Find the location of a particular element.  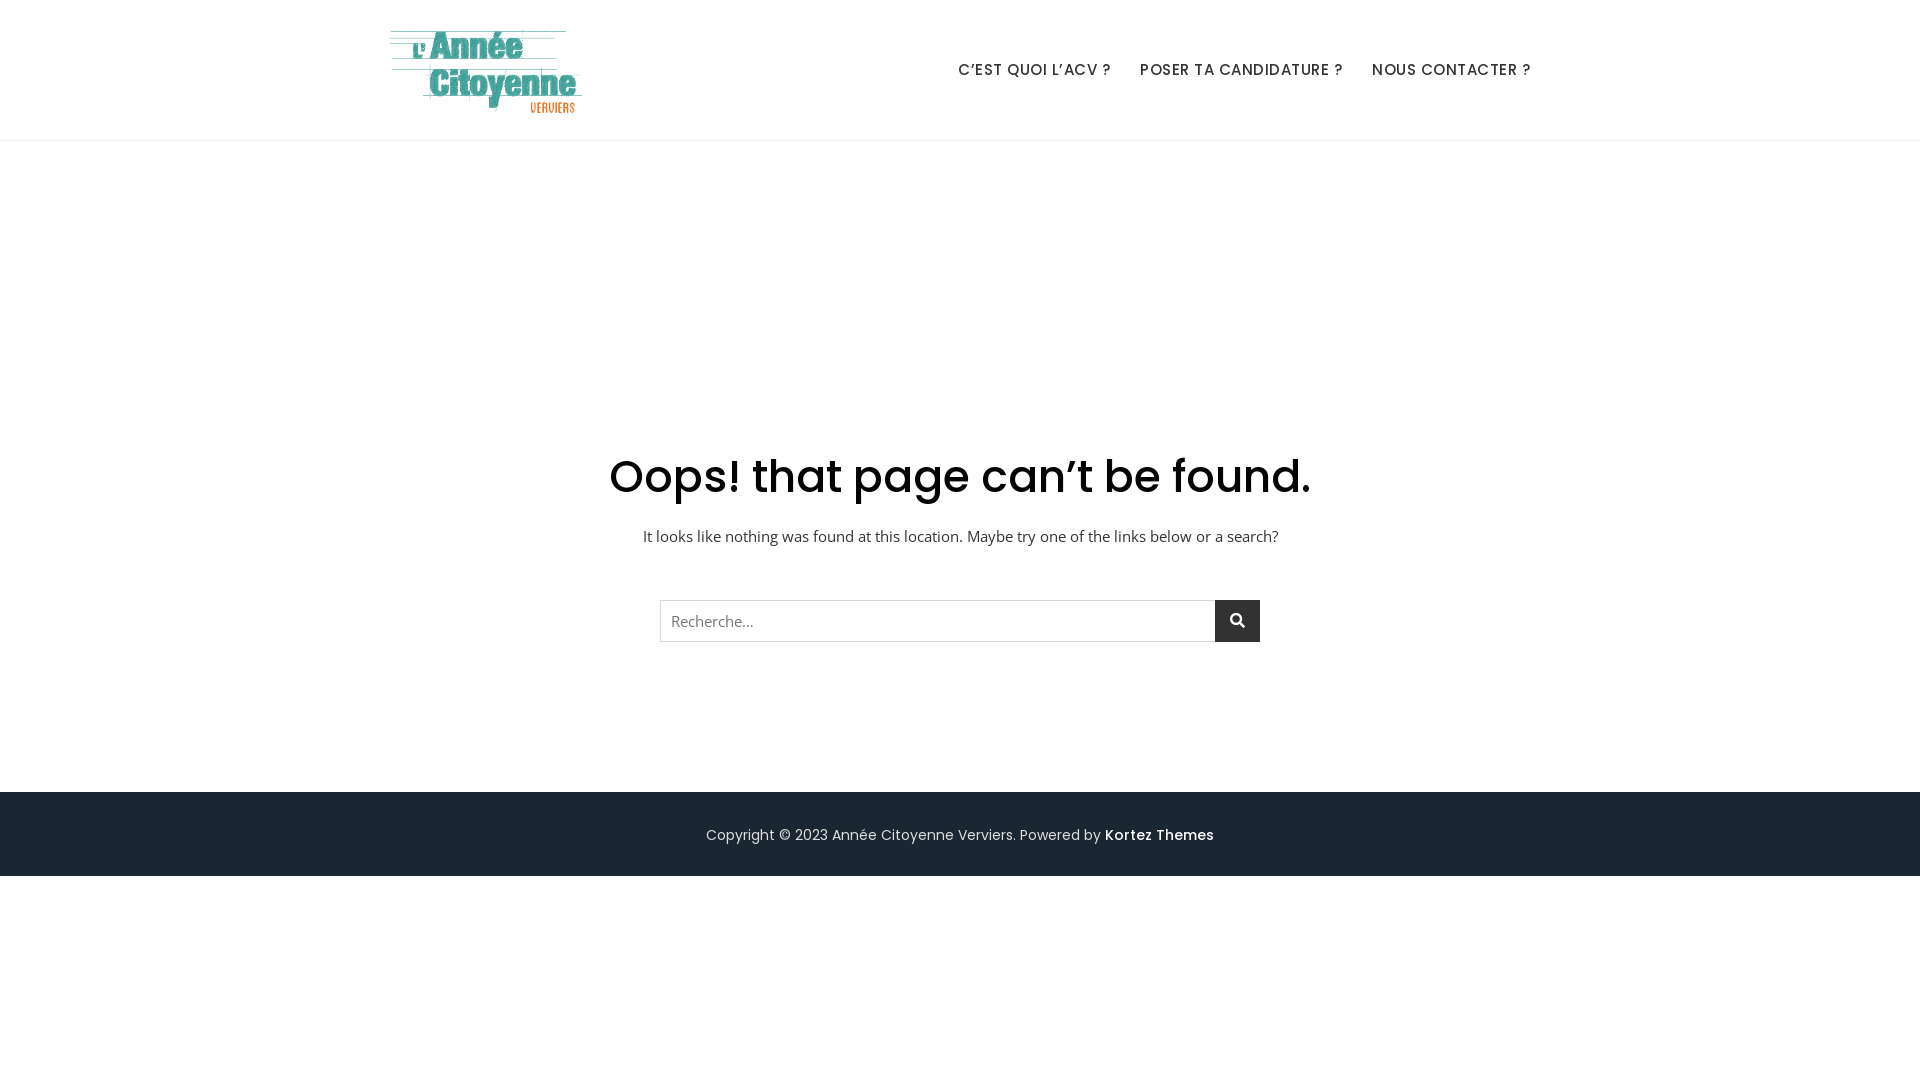

'Kortez Themes' is located at coordinates (1159, 834).